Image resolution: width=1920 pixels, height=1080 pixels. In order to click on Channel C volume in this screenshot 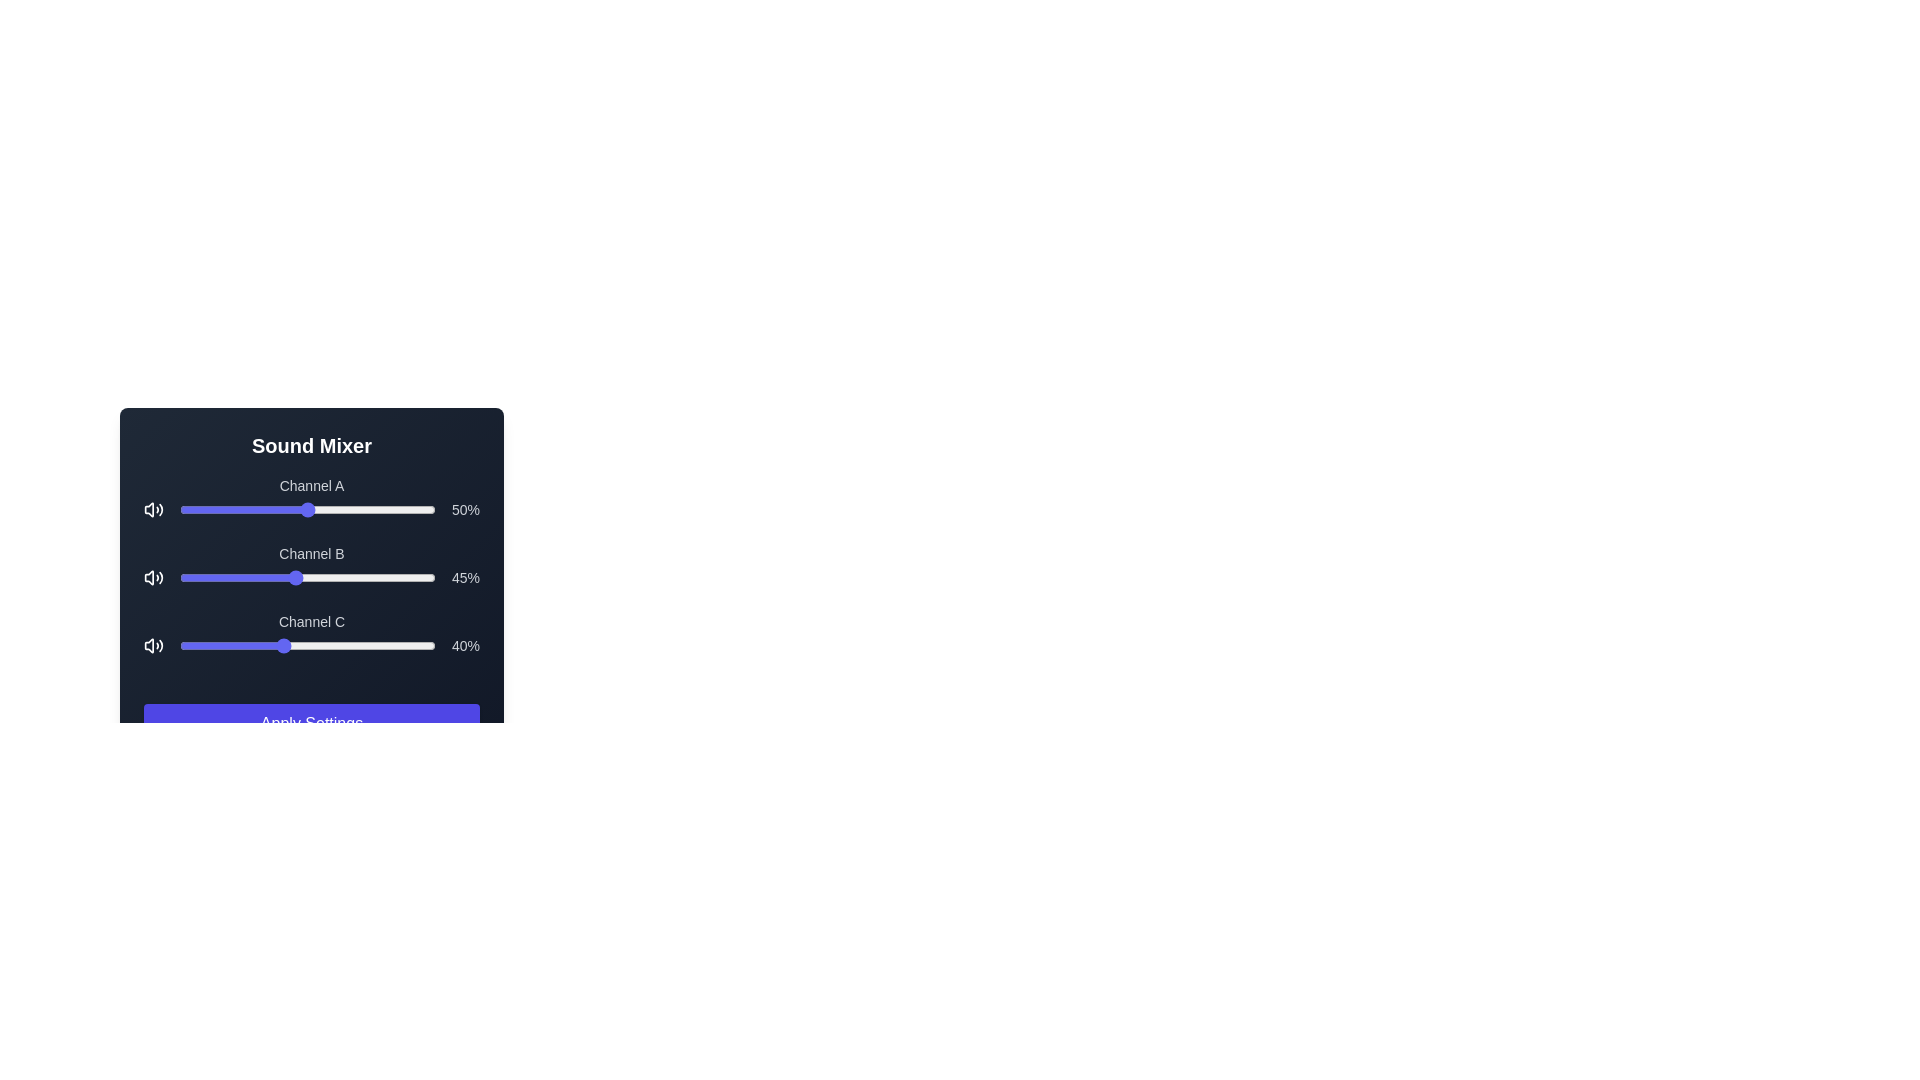, I will do `click(296, 645)`.